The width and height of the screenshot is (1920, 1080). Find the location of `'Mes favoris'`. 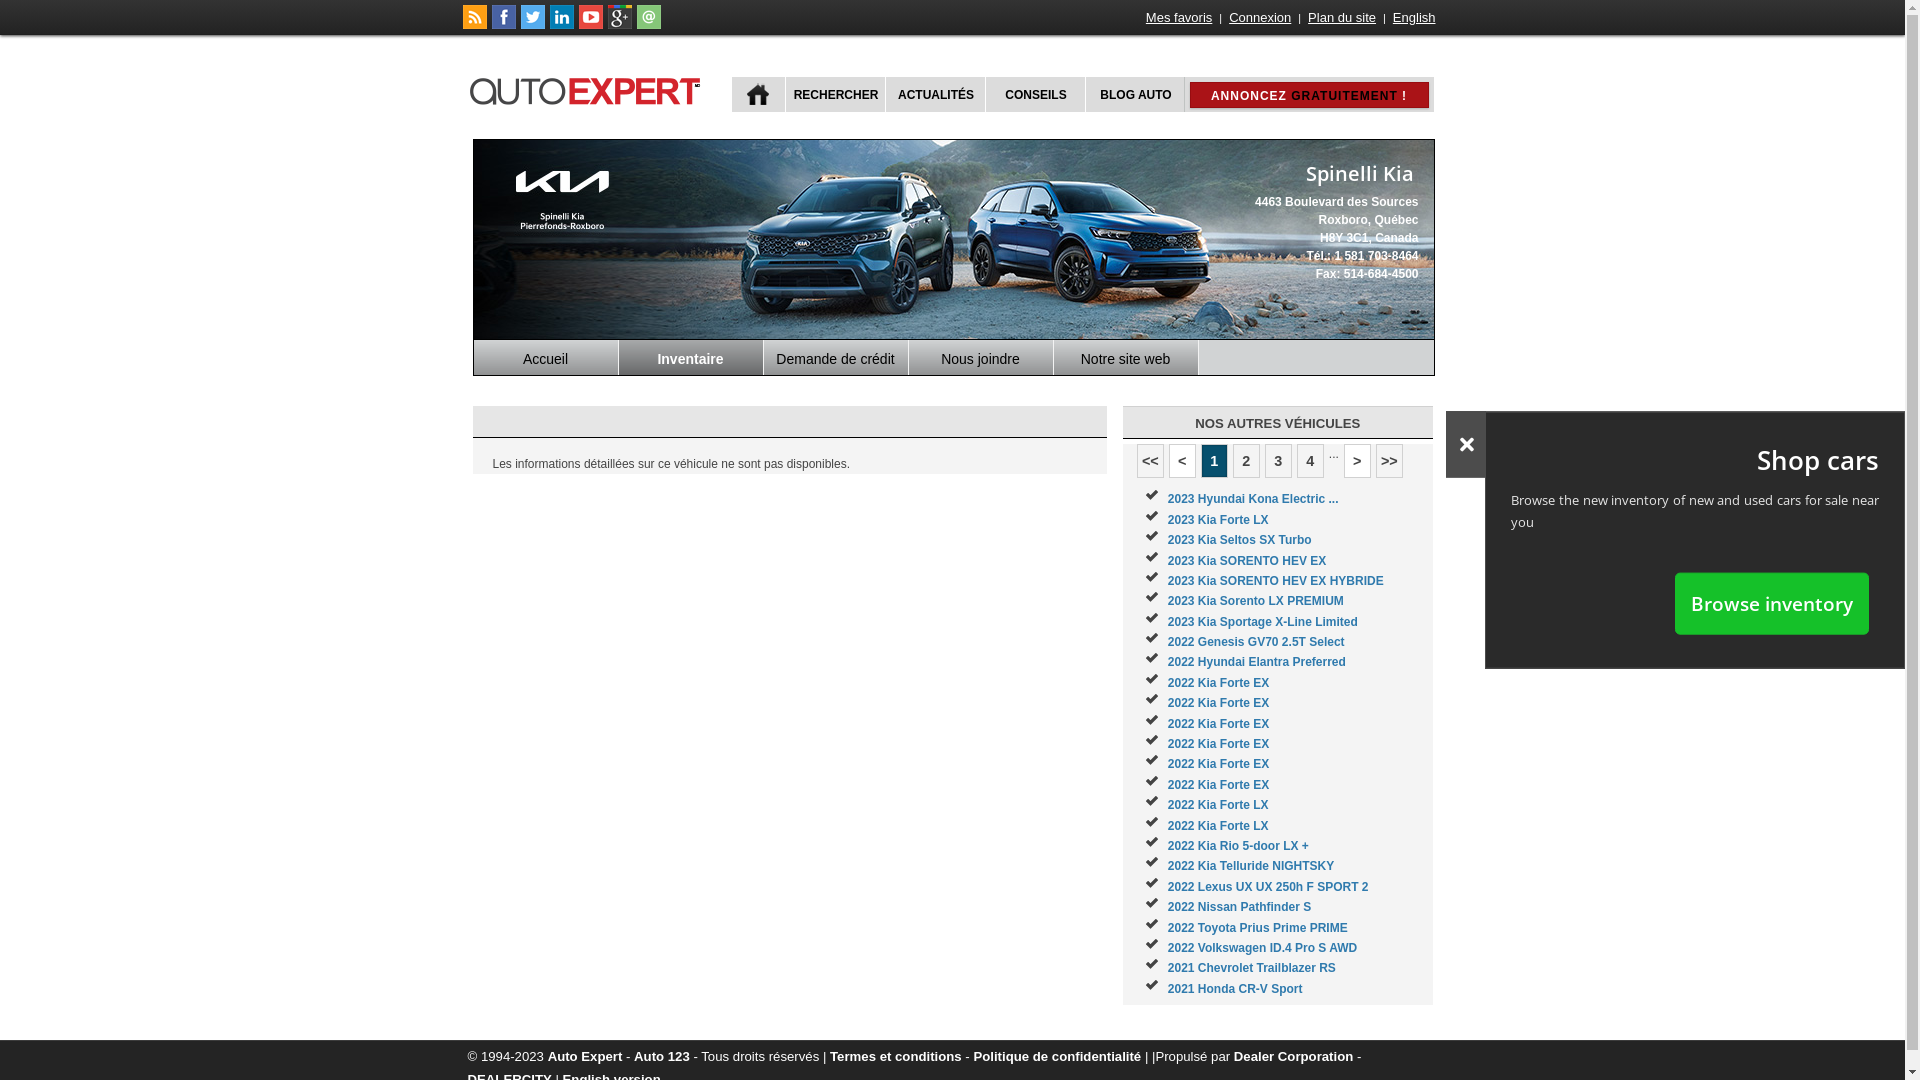

'Mes favoris' is located at coordinates (1179, 17).